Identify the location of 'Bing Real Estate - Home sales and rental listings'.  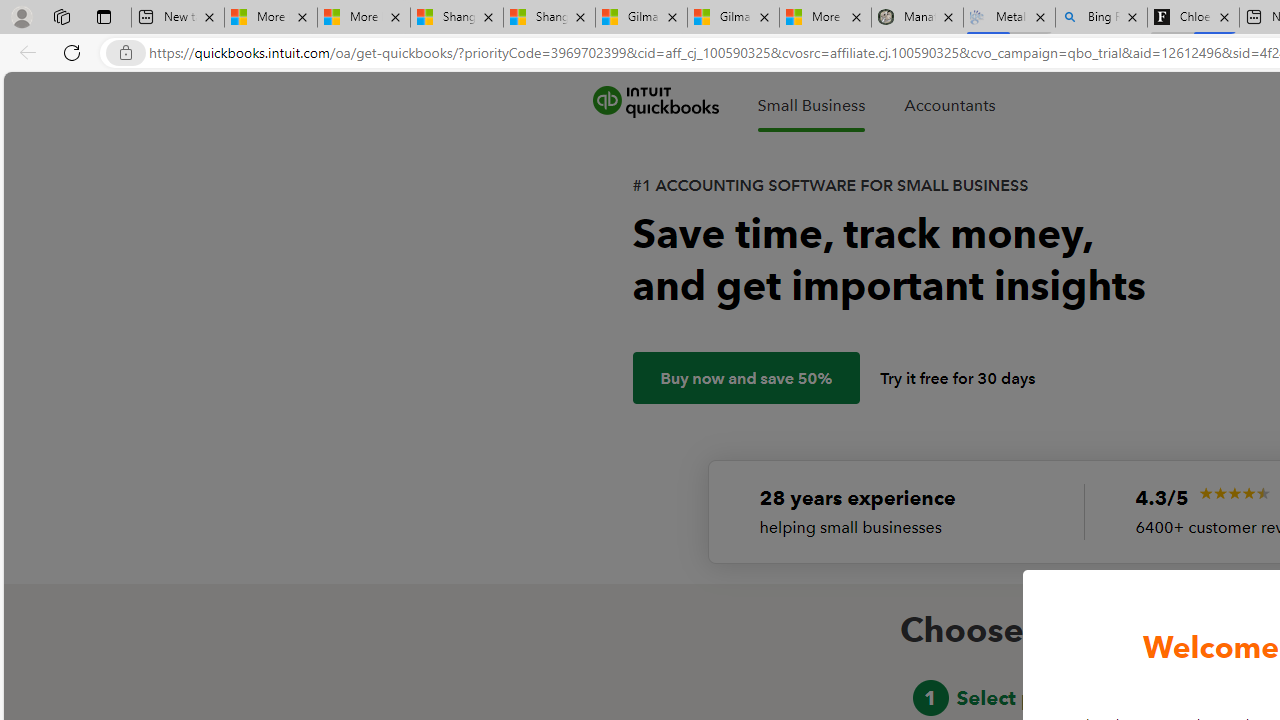
(1100, 17).